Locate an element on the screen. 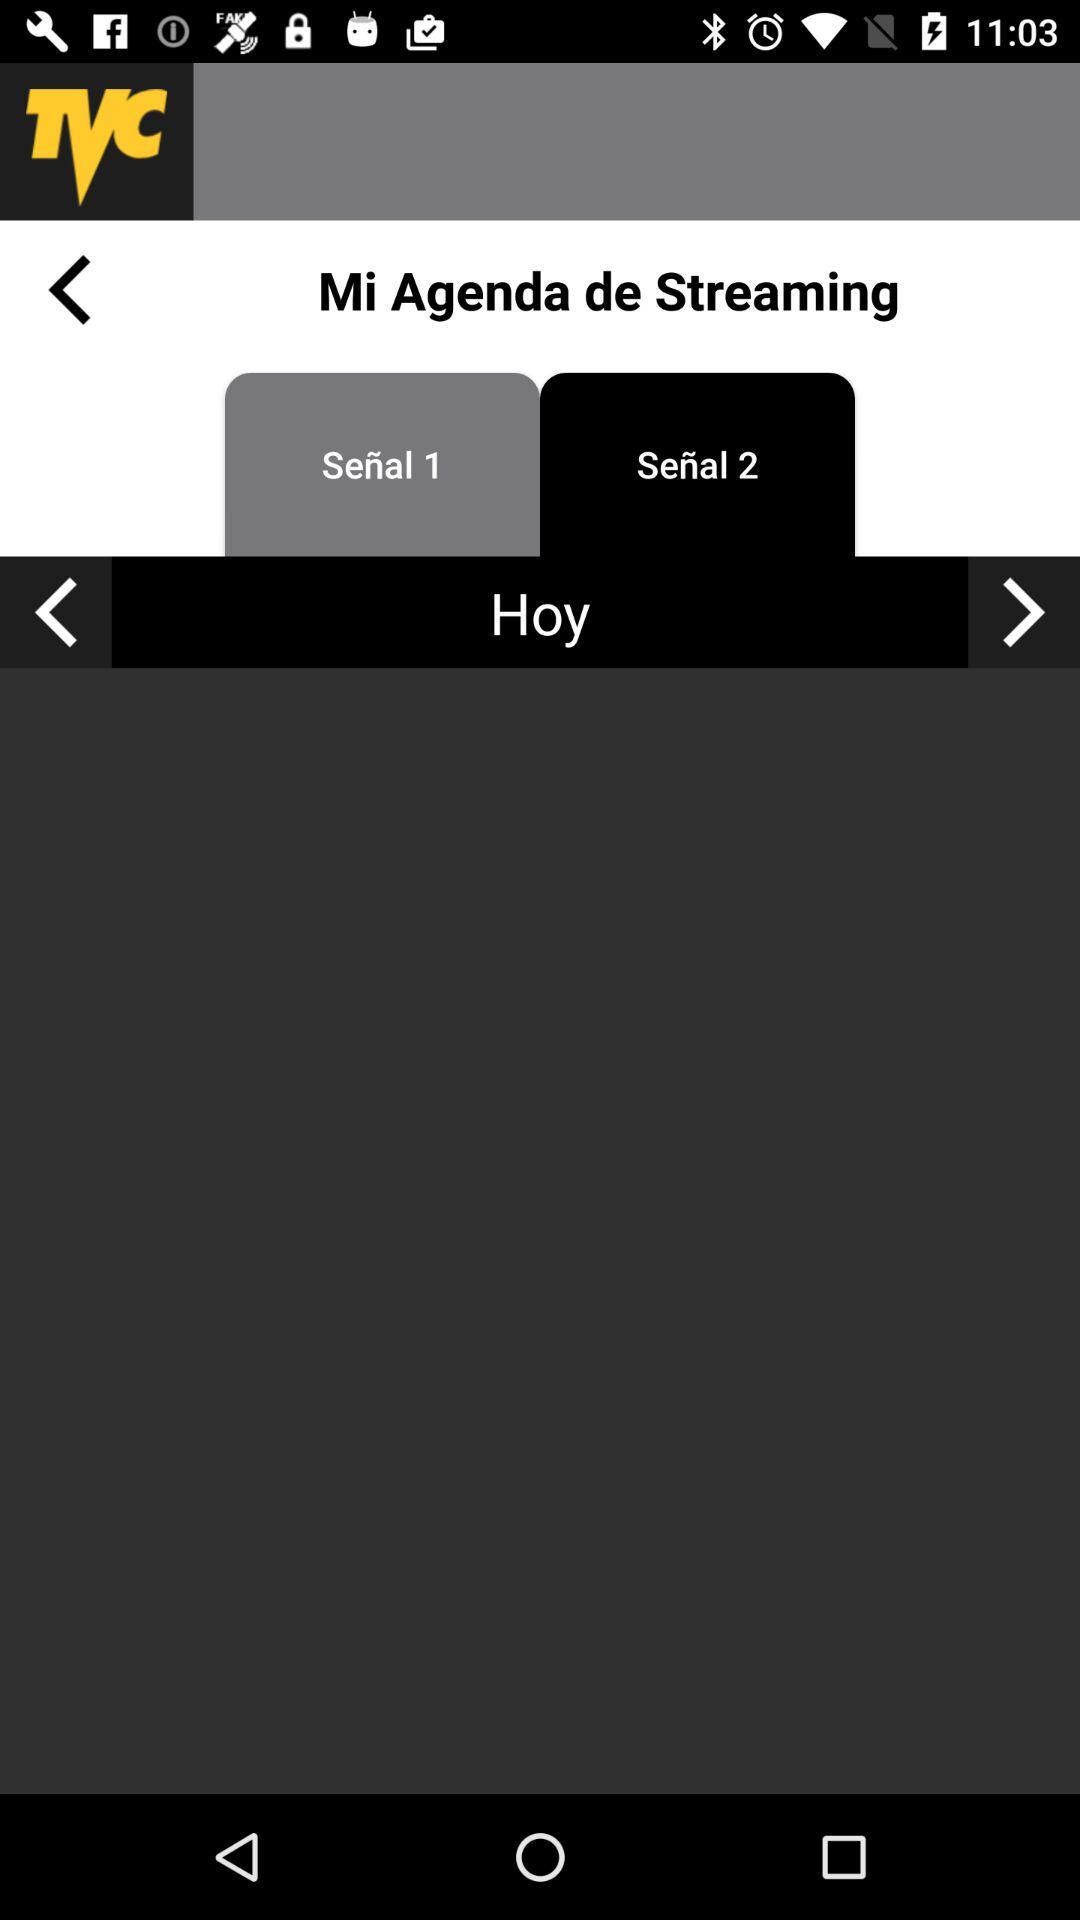 This screenshot has width=1080, height=1920. the icon at the center is located at coordinates (540, 1230).